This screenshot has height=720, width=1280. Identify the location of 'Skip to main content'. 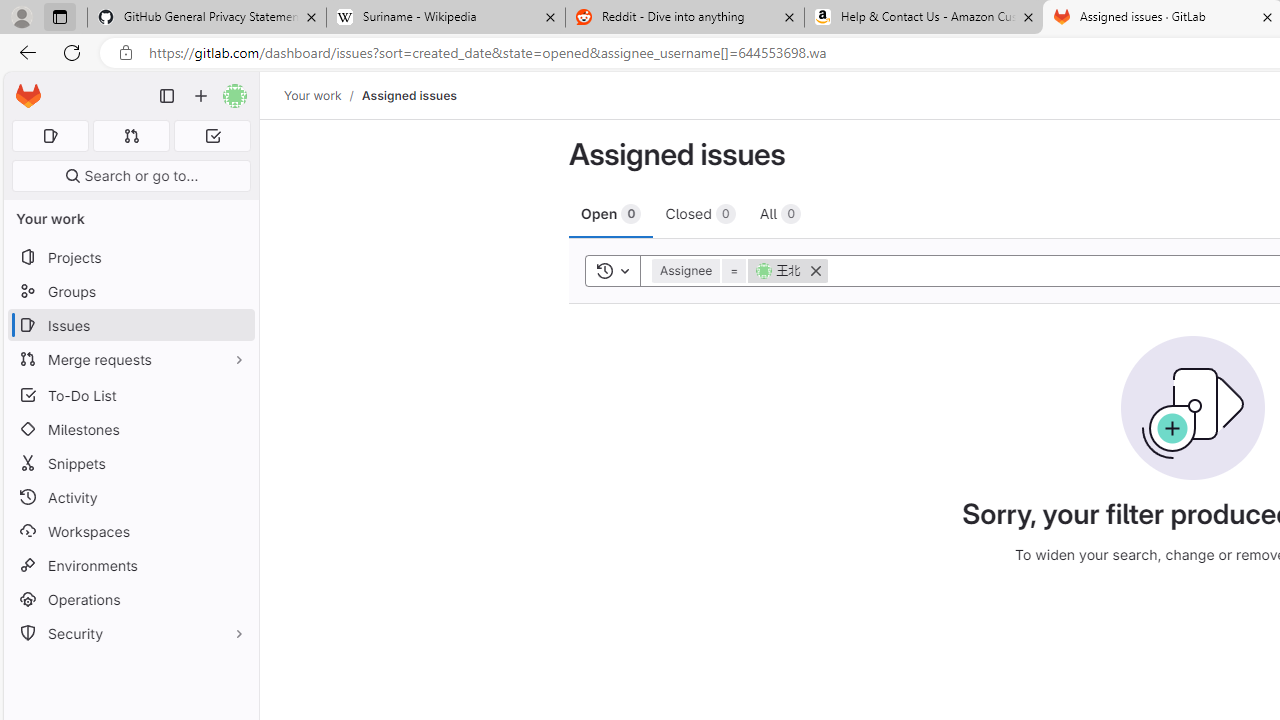
(23, 86).